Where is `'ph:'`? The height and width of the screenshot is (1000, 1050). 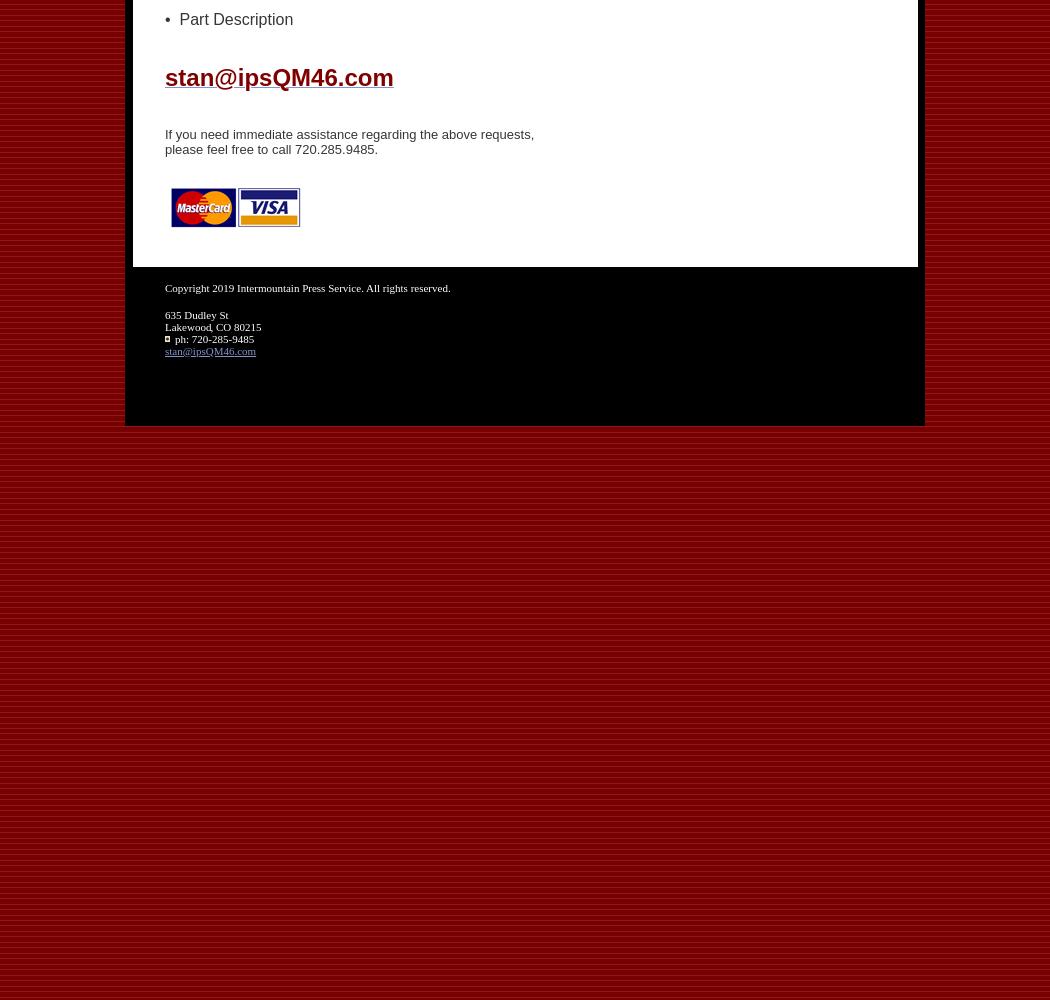 'ph:' is located at coordinates (175, 337).